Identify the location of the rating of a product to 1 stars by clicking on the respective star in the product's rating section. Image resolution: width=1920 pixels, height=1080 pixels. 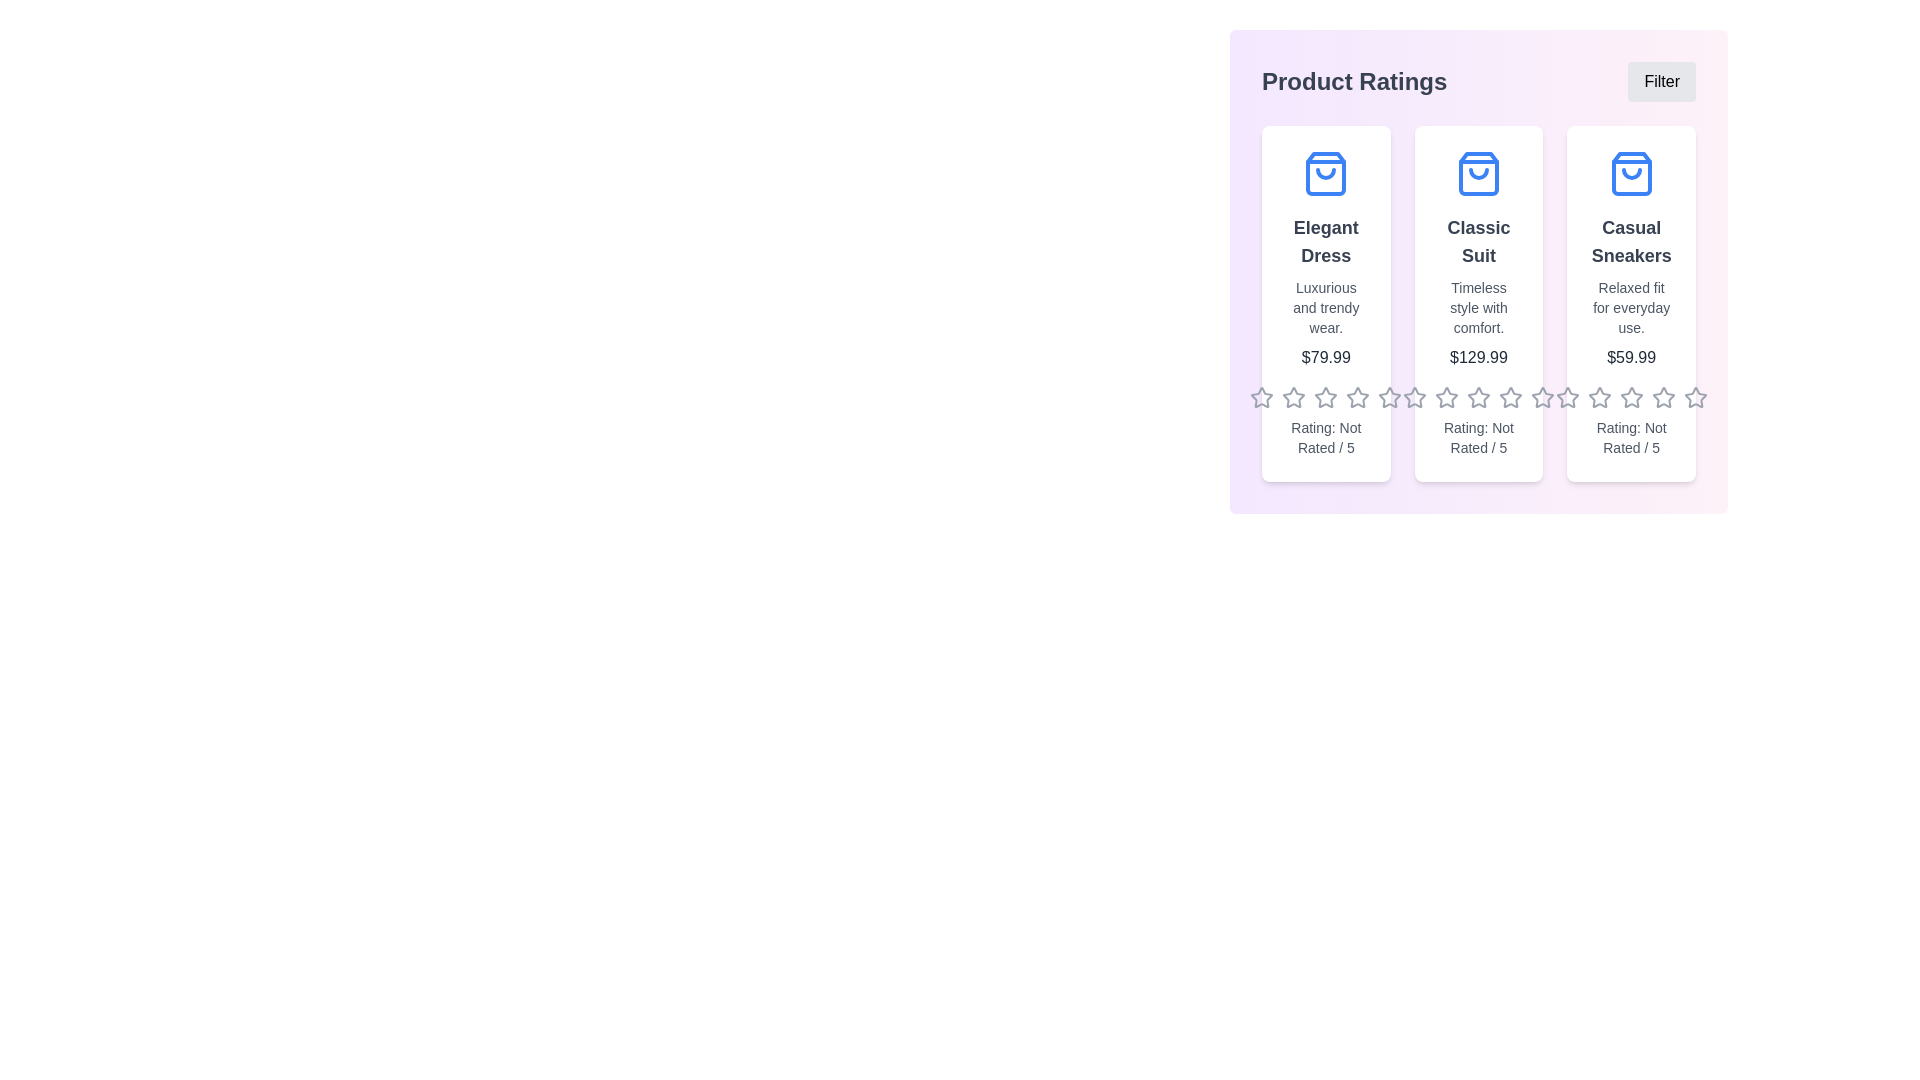
(1261, 397).